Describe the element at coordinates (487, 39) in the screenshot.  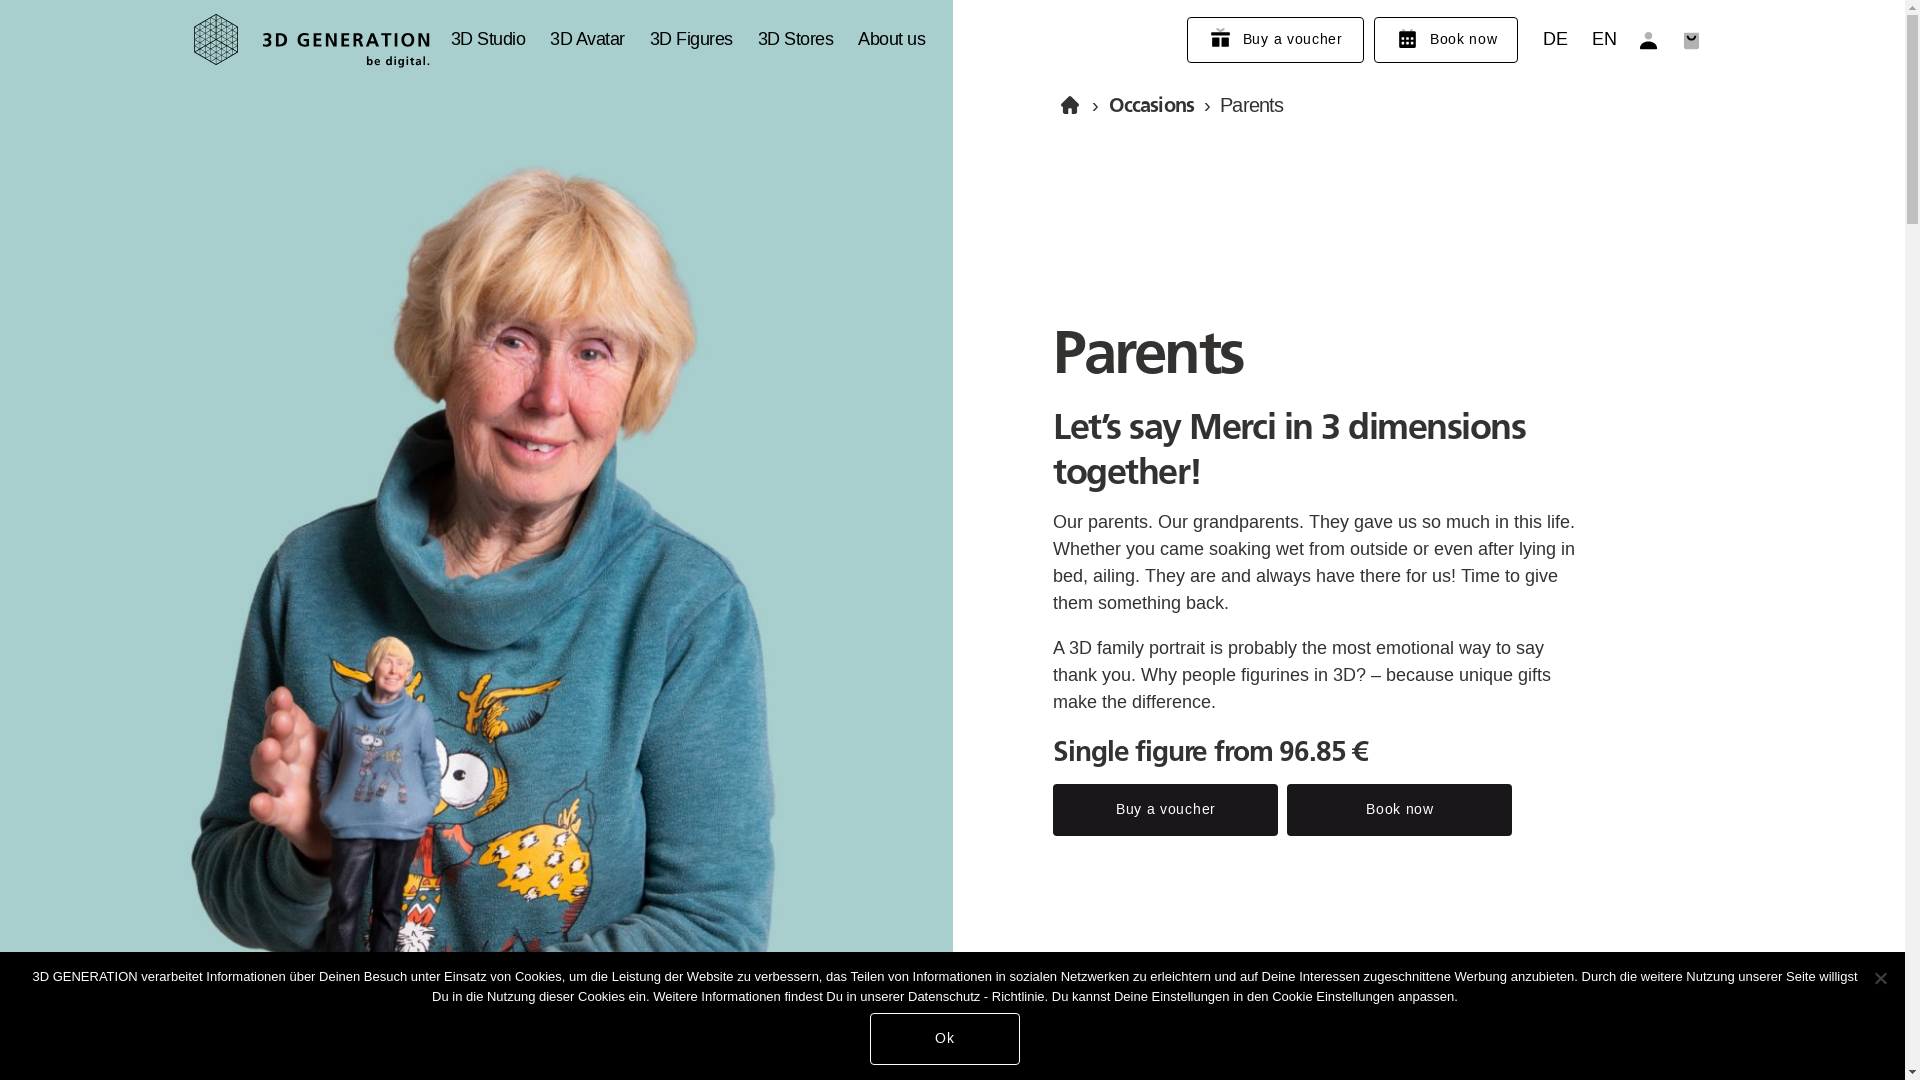
I see `'3D Studio'` at that location.